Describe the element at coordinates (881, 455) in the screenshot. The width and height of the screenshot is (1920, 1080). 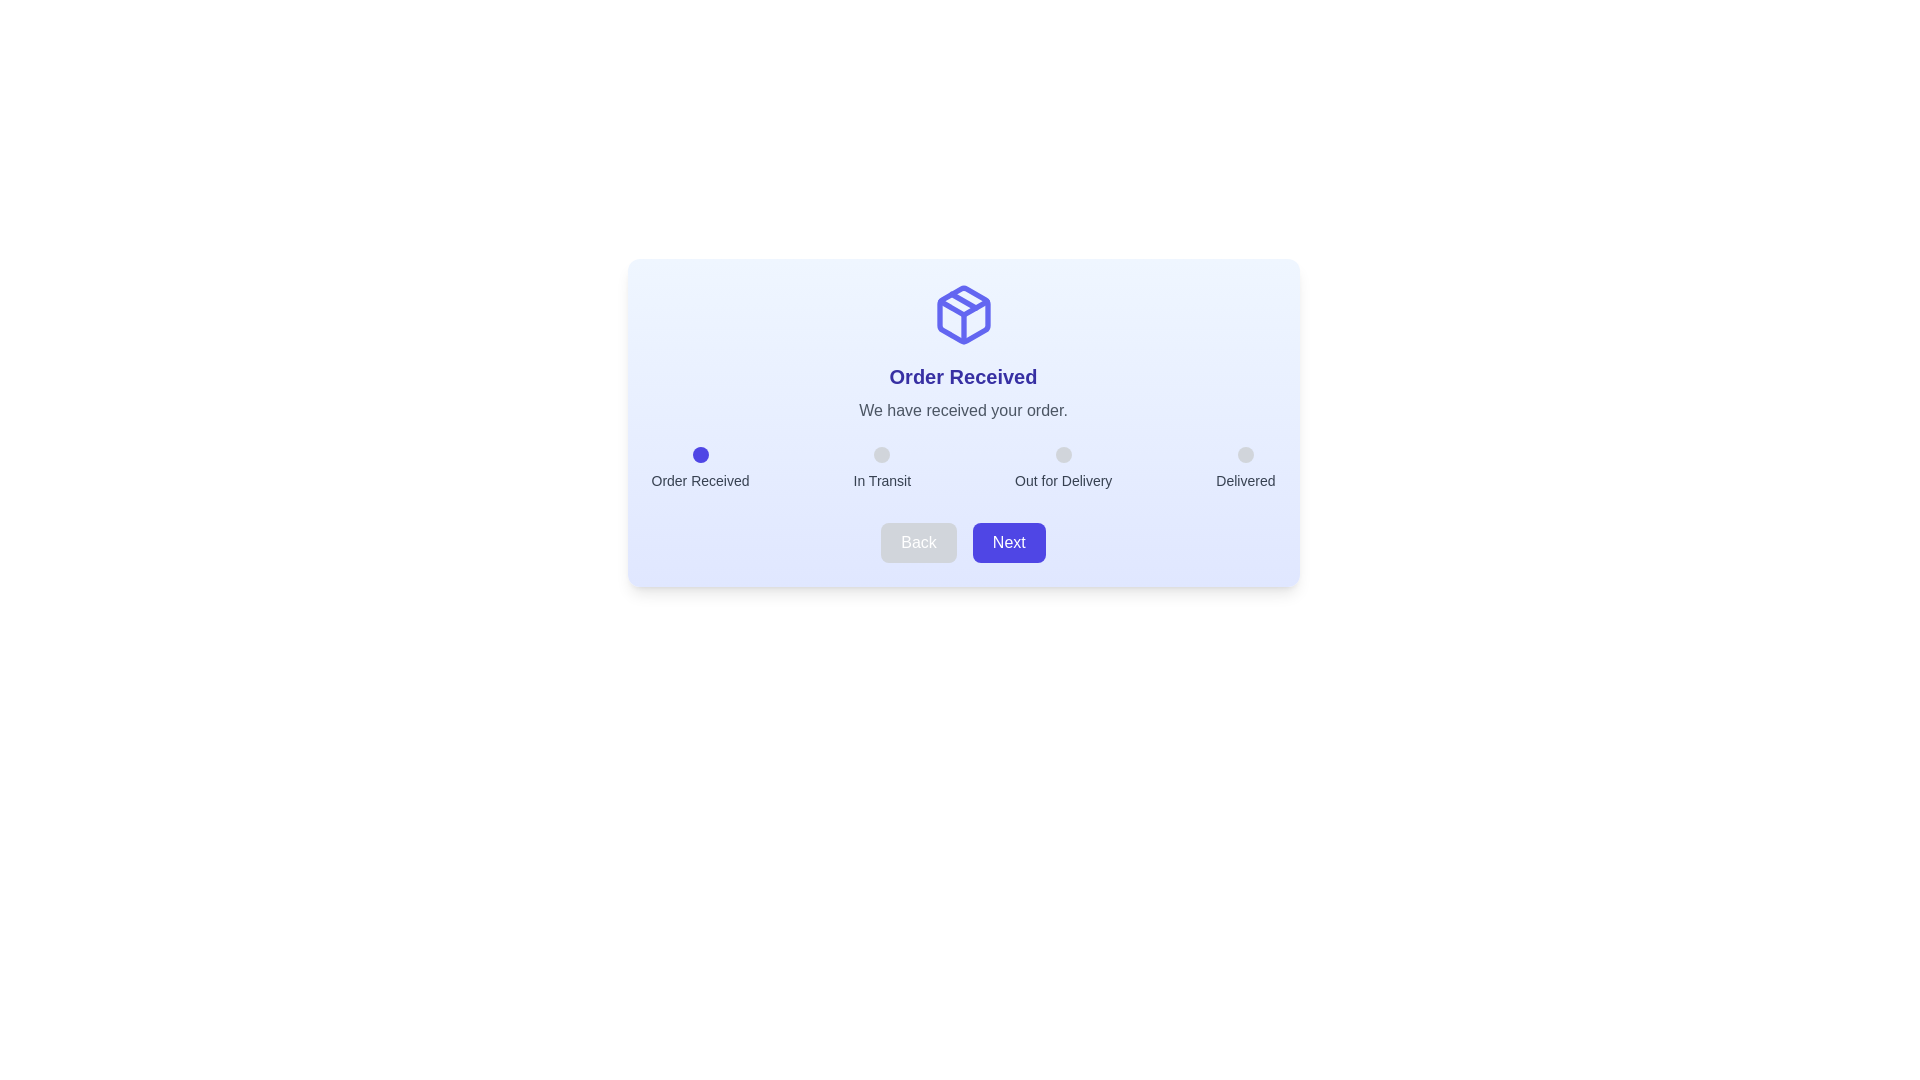
I see `the step indicator for In Transit to highlight it` at that location.